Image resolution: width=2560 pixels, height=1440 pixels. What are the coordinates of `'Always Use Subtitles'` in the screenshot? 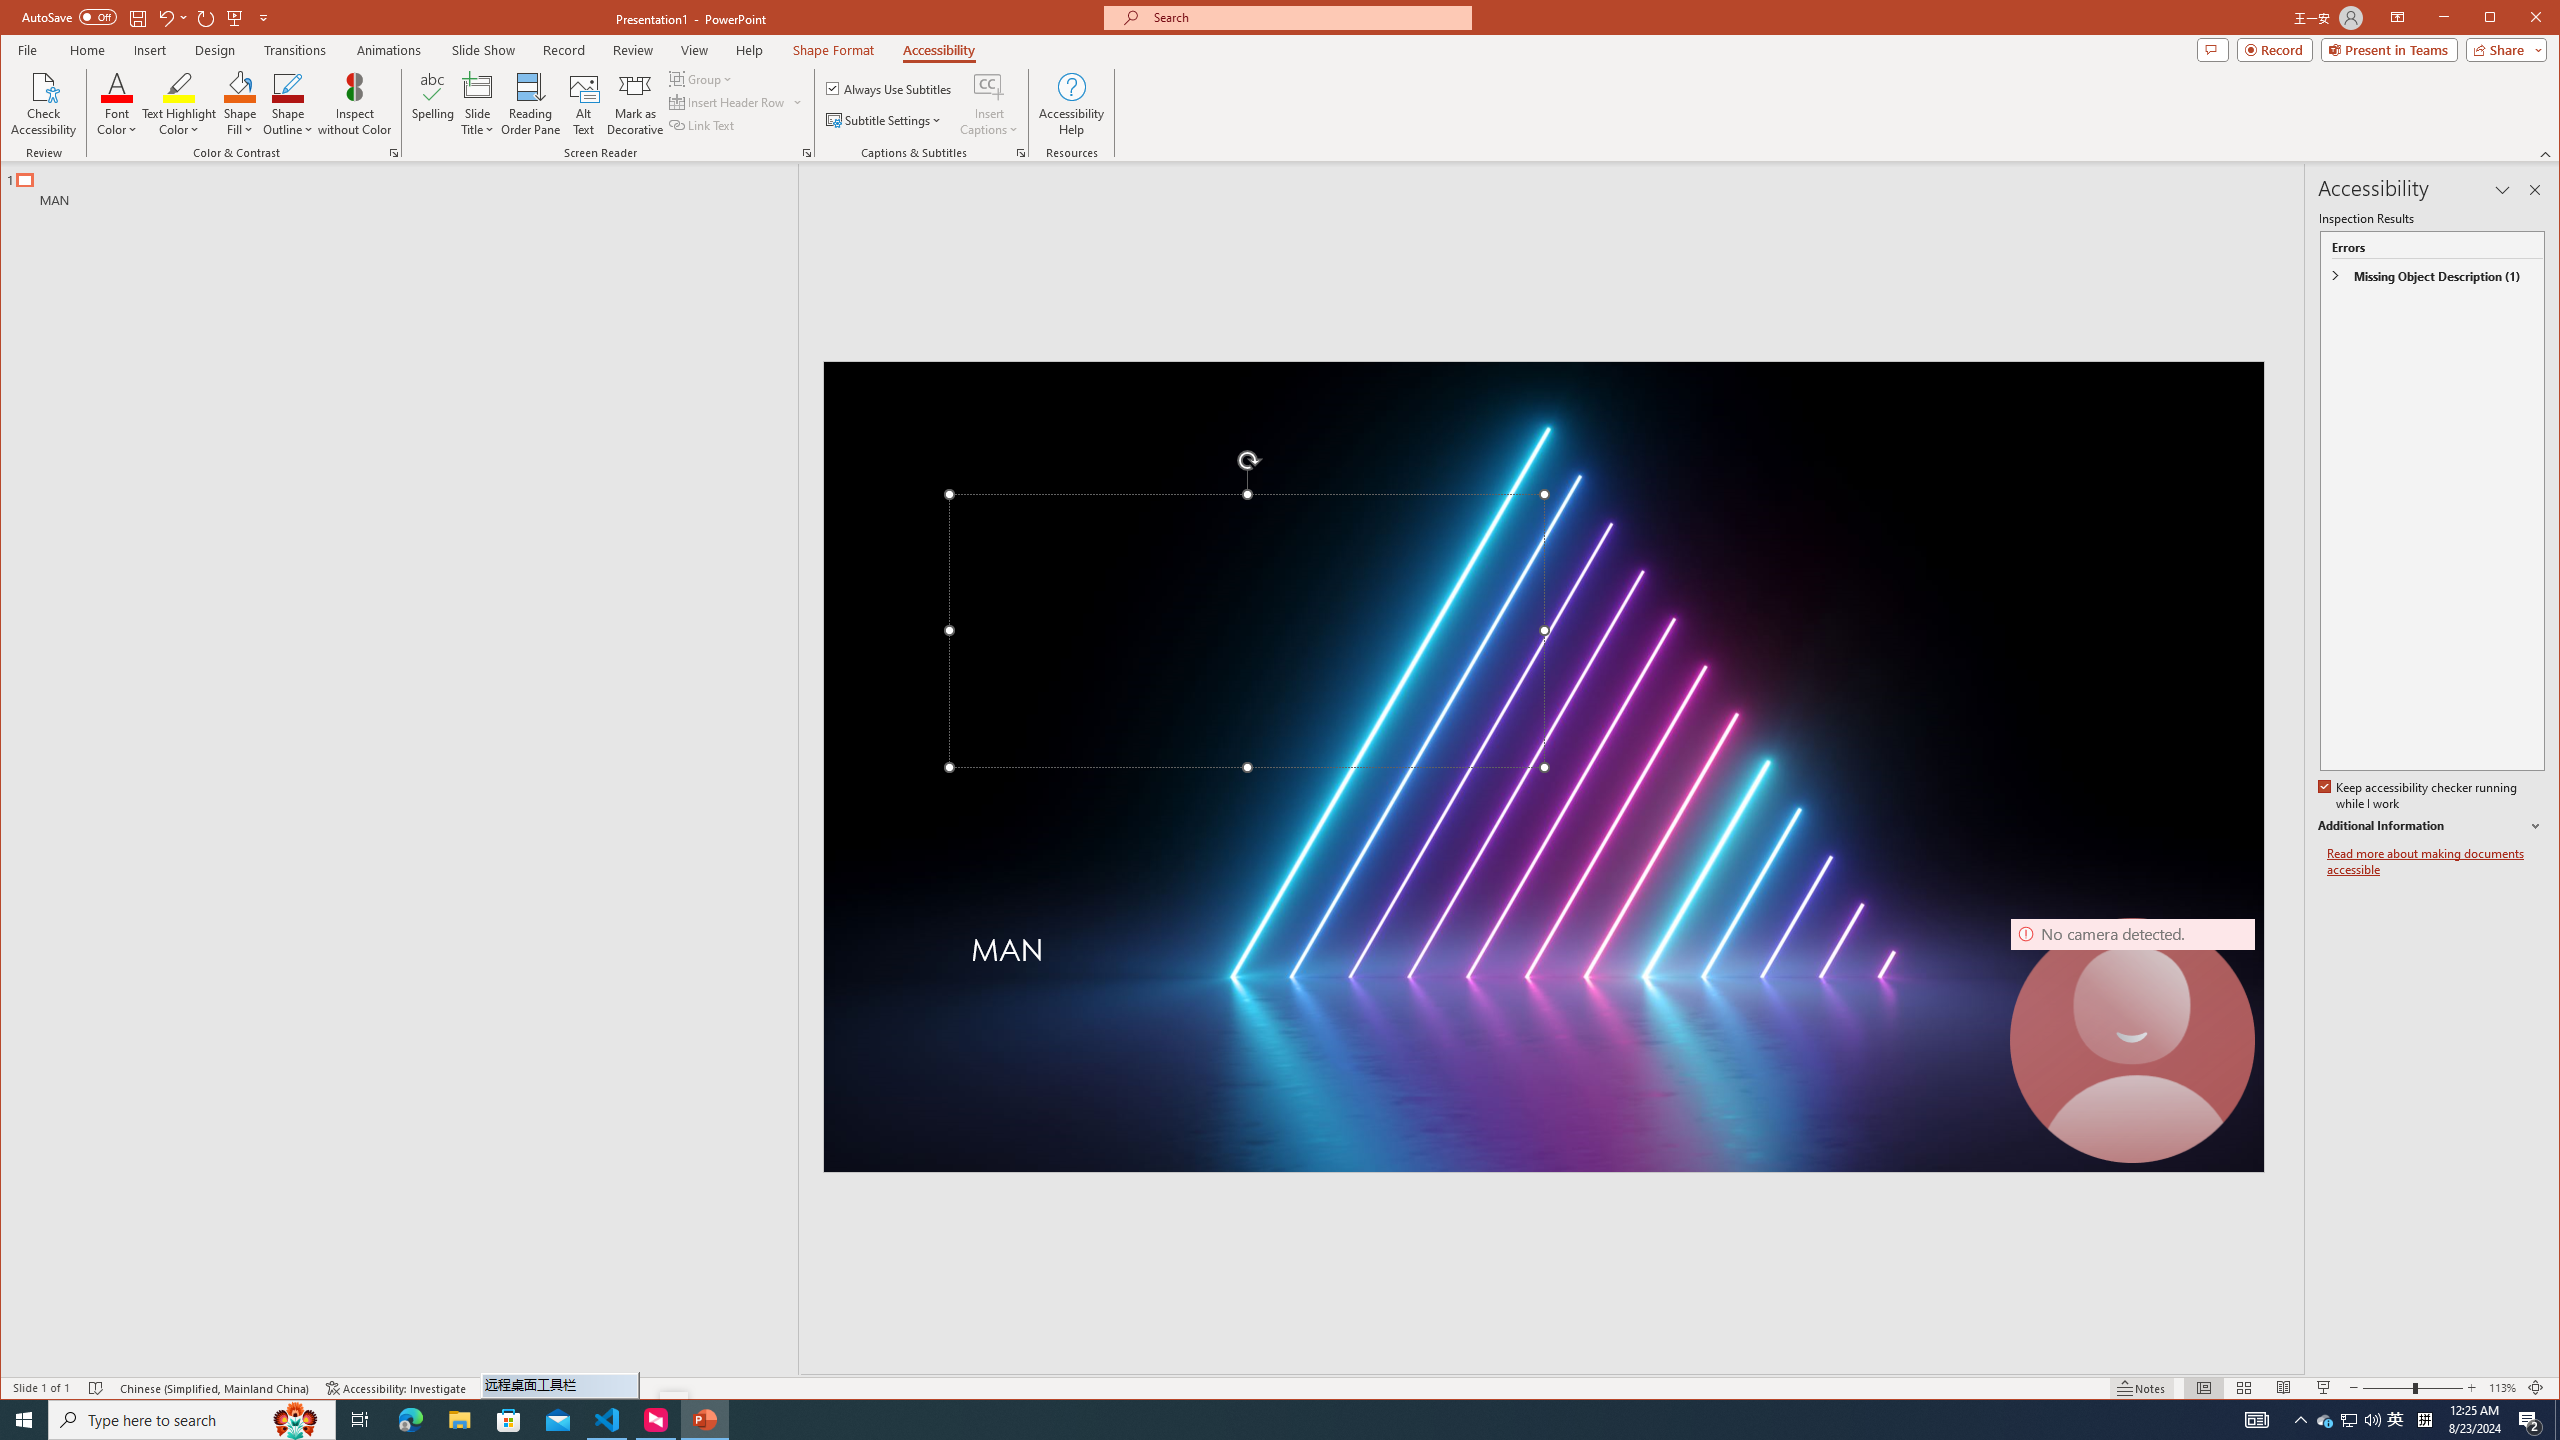 It's located at (888, 87).